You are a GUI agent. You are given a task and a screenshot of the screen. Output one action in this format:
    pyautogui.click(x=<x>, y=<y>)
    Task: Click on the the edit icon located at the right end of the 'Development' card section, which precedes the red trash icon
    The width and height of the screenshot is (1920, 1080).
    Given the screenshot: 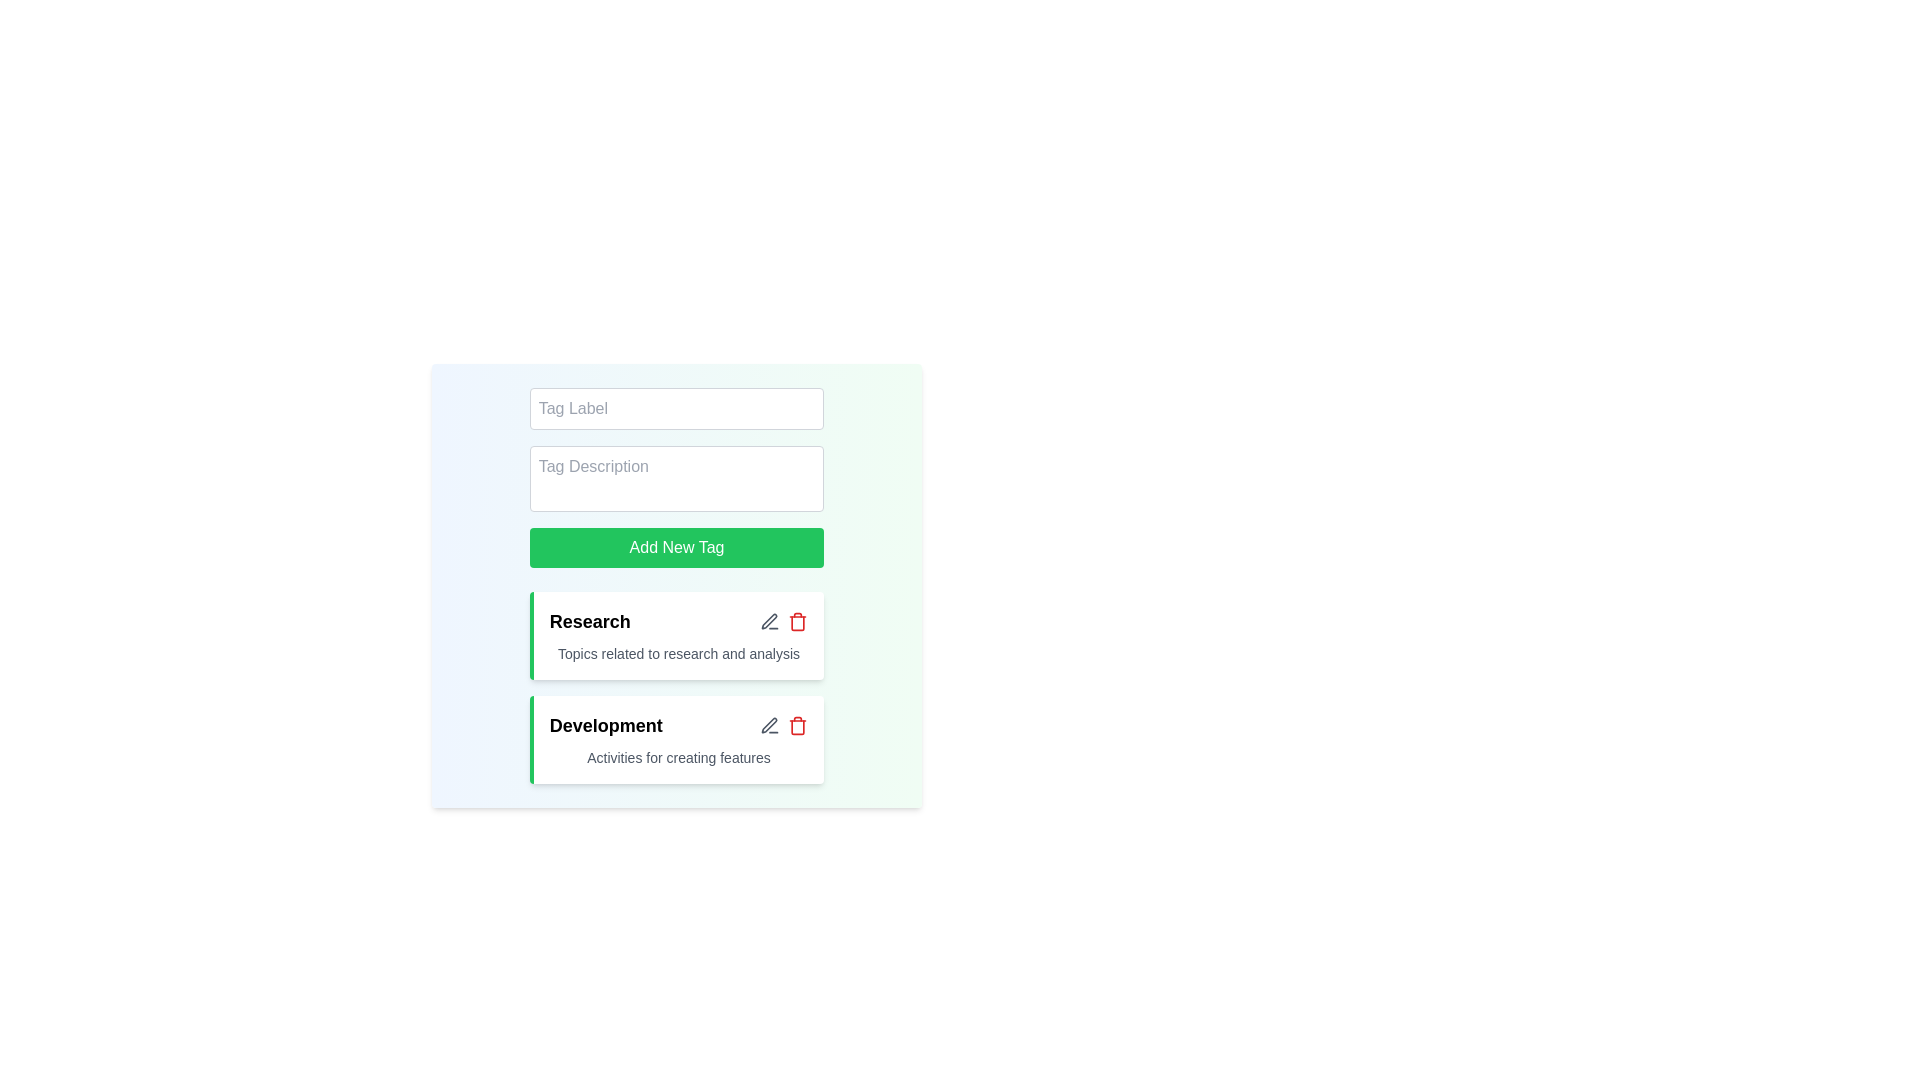 What is the action you would take?
    pyautogui.click(x=768, y=725)
    